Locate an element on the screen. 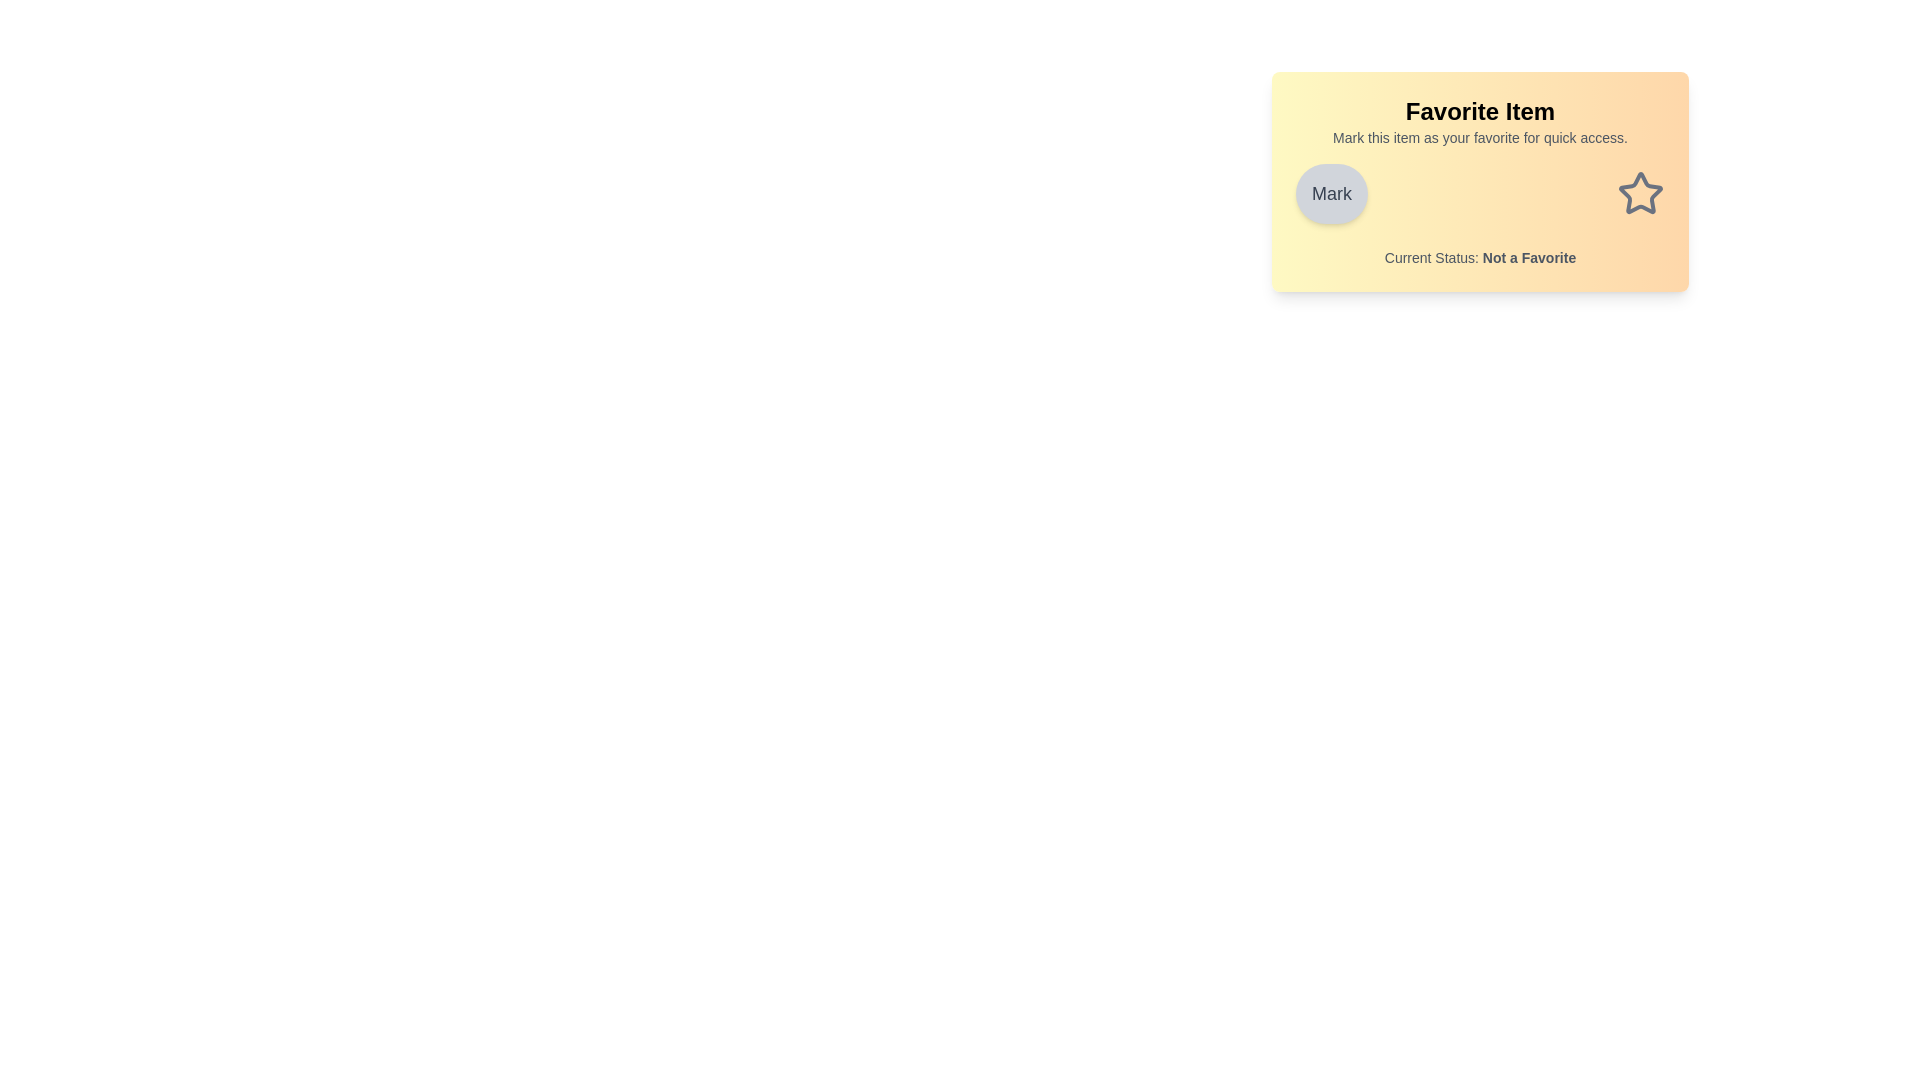  the star icon to toggle its favorite state is located at coordinates (1641, 193).